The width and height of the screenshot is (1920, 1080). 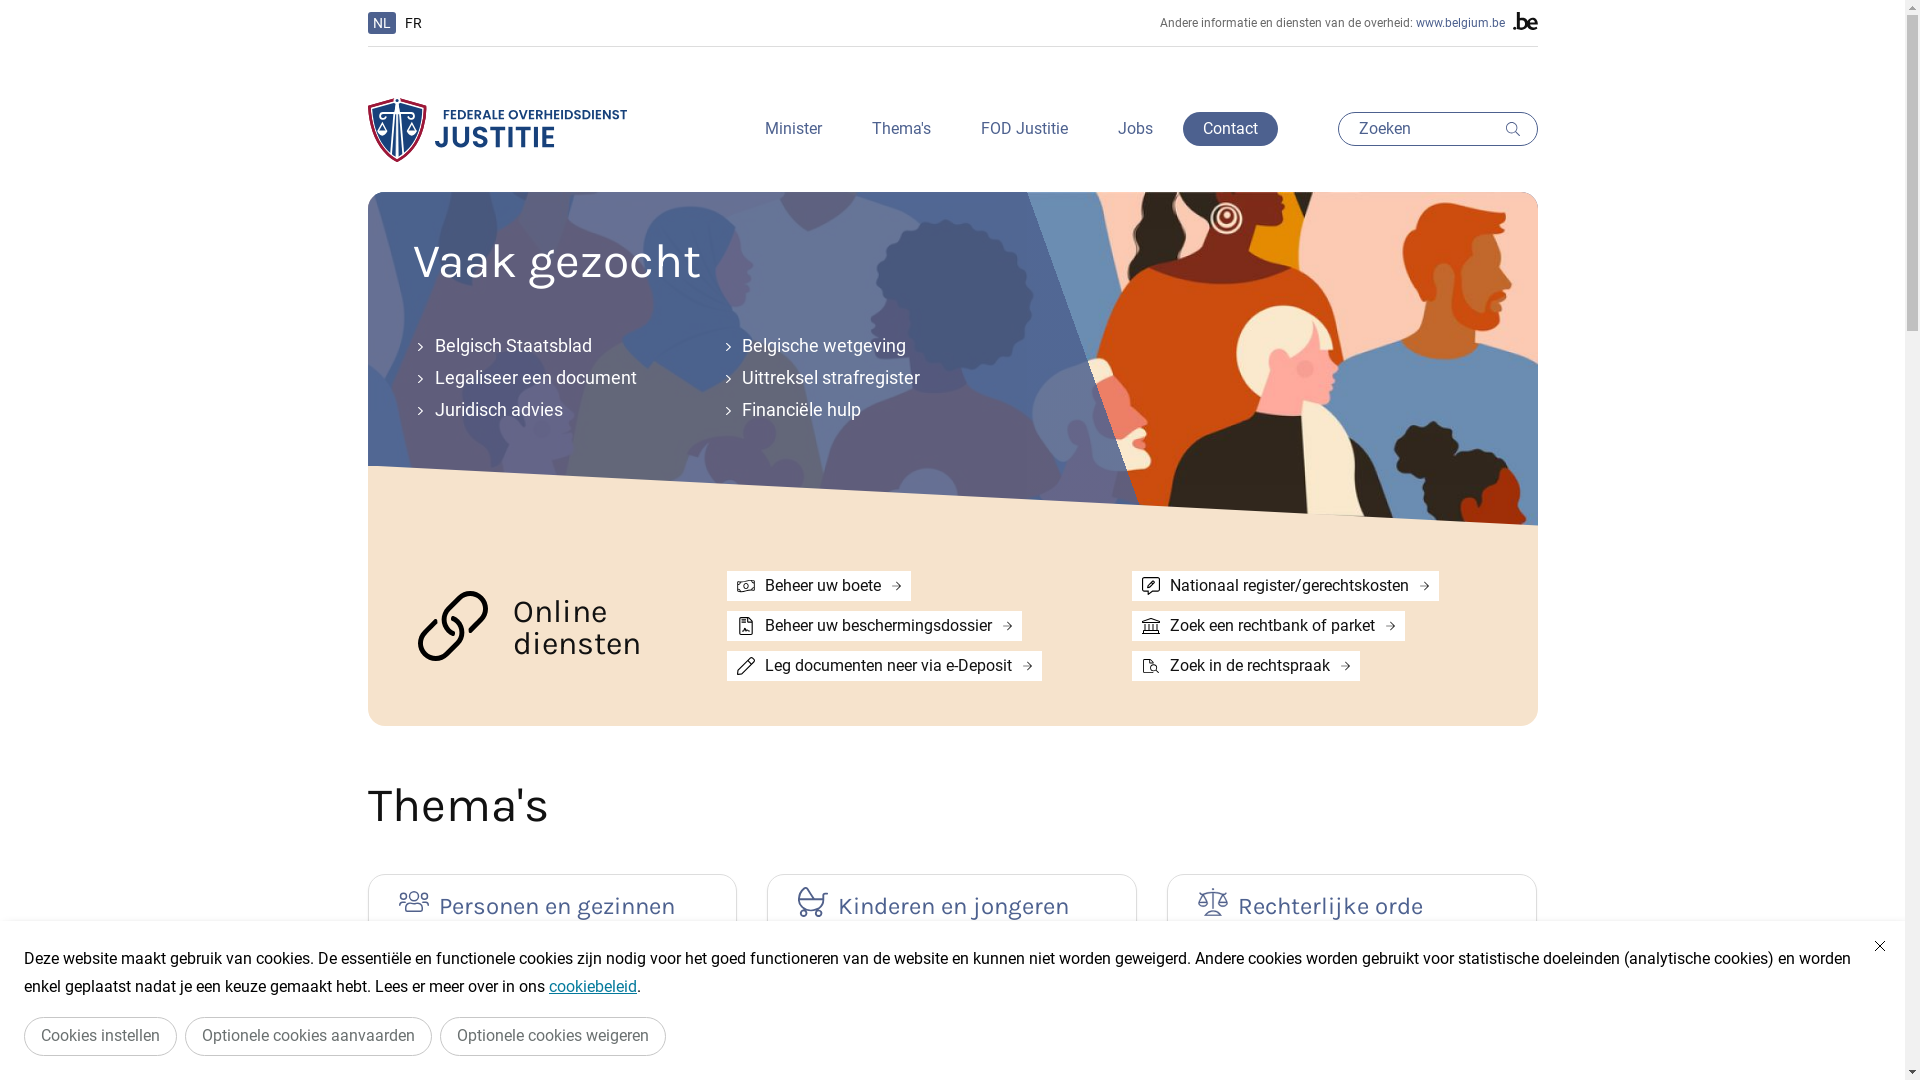 What do you see at coordinates (791, 128) in the screenshot?
I see `'Minister'` at bounding box center [791, 128].